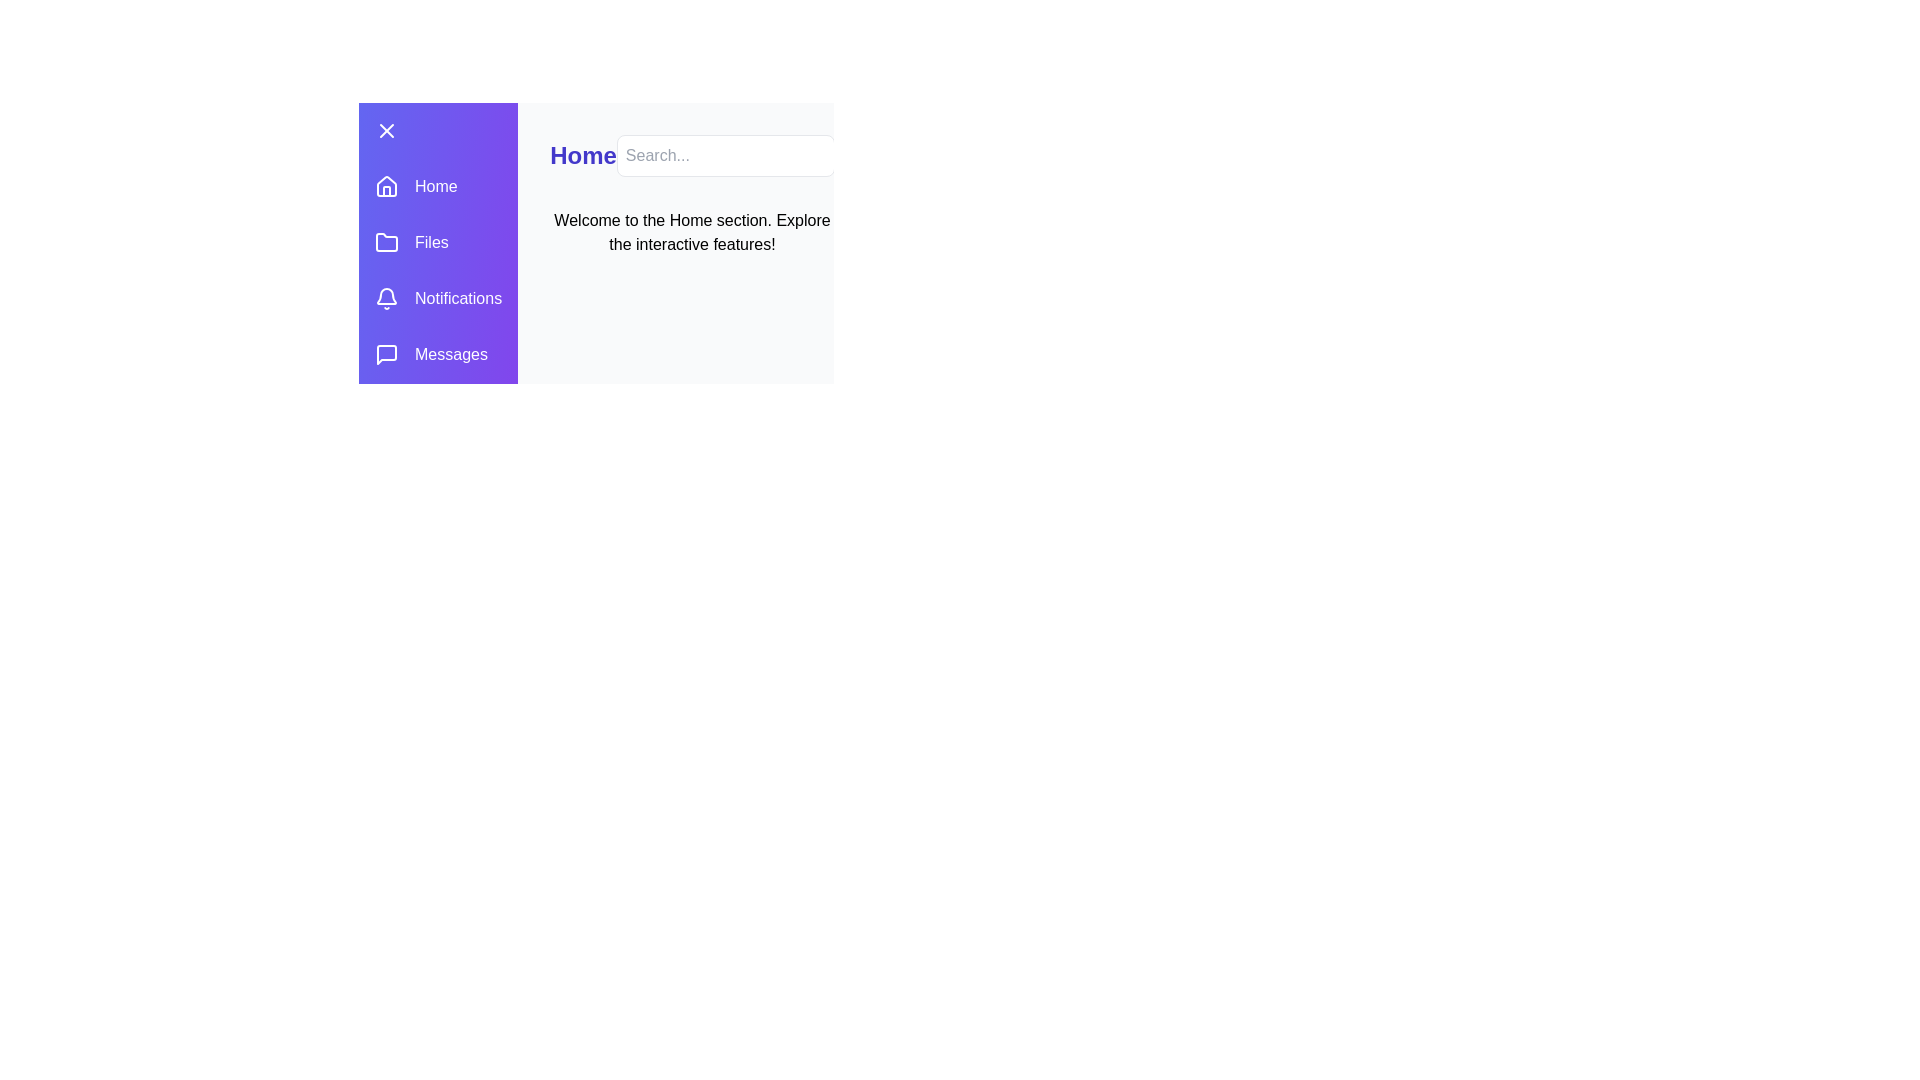 The image size is (1920, 1080). What do you see at coordinates (436, 186) in the screenshot?
I see `the tab Home from the drawer to navigate to its respective section` at bounding box center [436, 186].